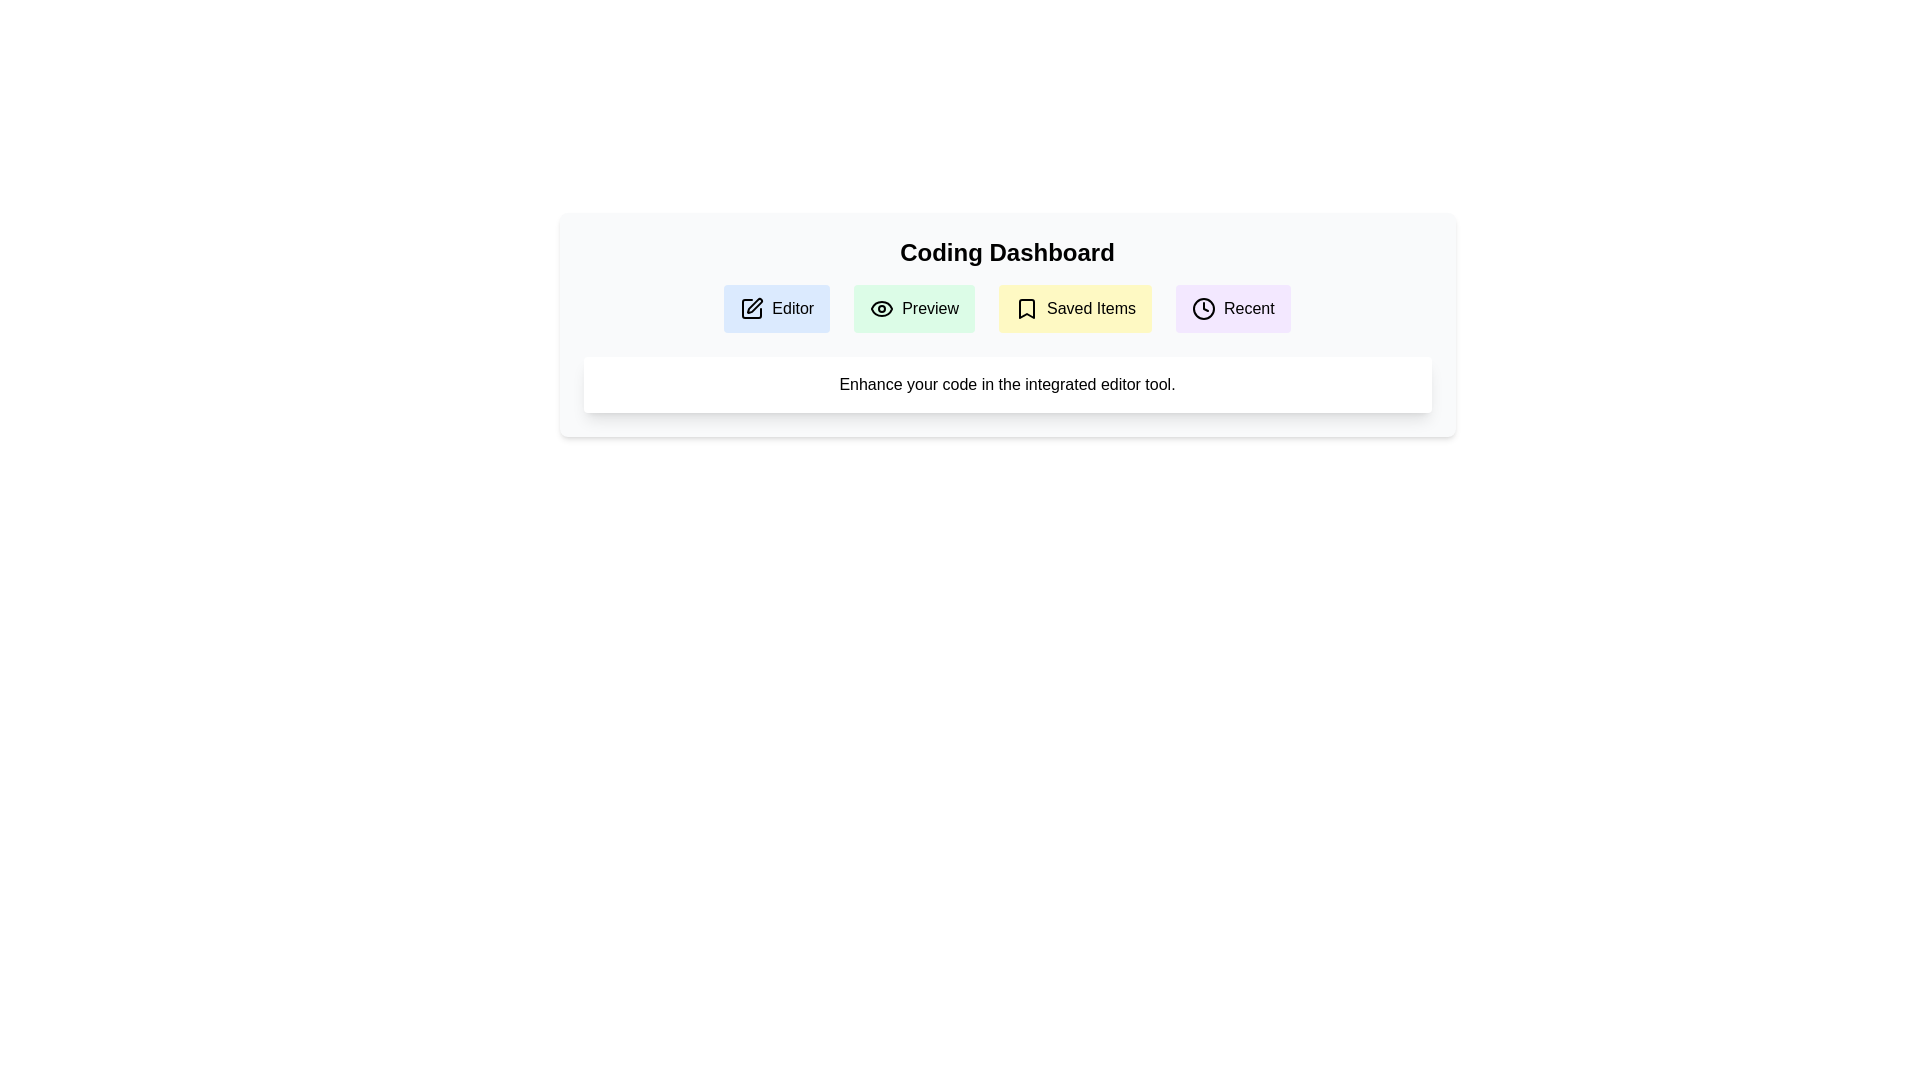 This screenshot has height=1080, width=1920. What do you see at coordinates (1232, 308) in the screenshot?
I see `the 'Recent' button in the horizontal menu` at bounding box center [1232, 308].